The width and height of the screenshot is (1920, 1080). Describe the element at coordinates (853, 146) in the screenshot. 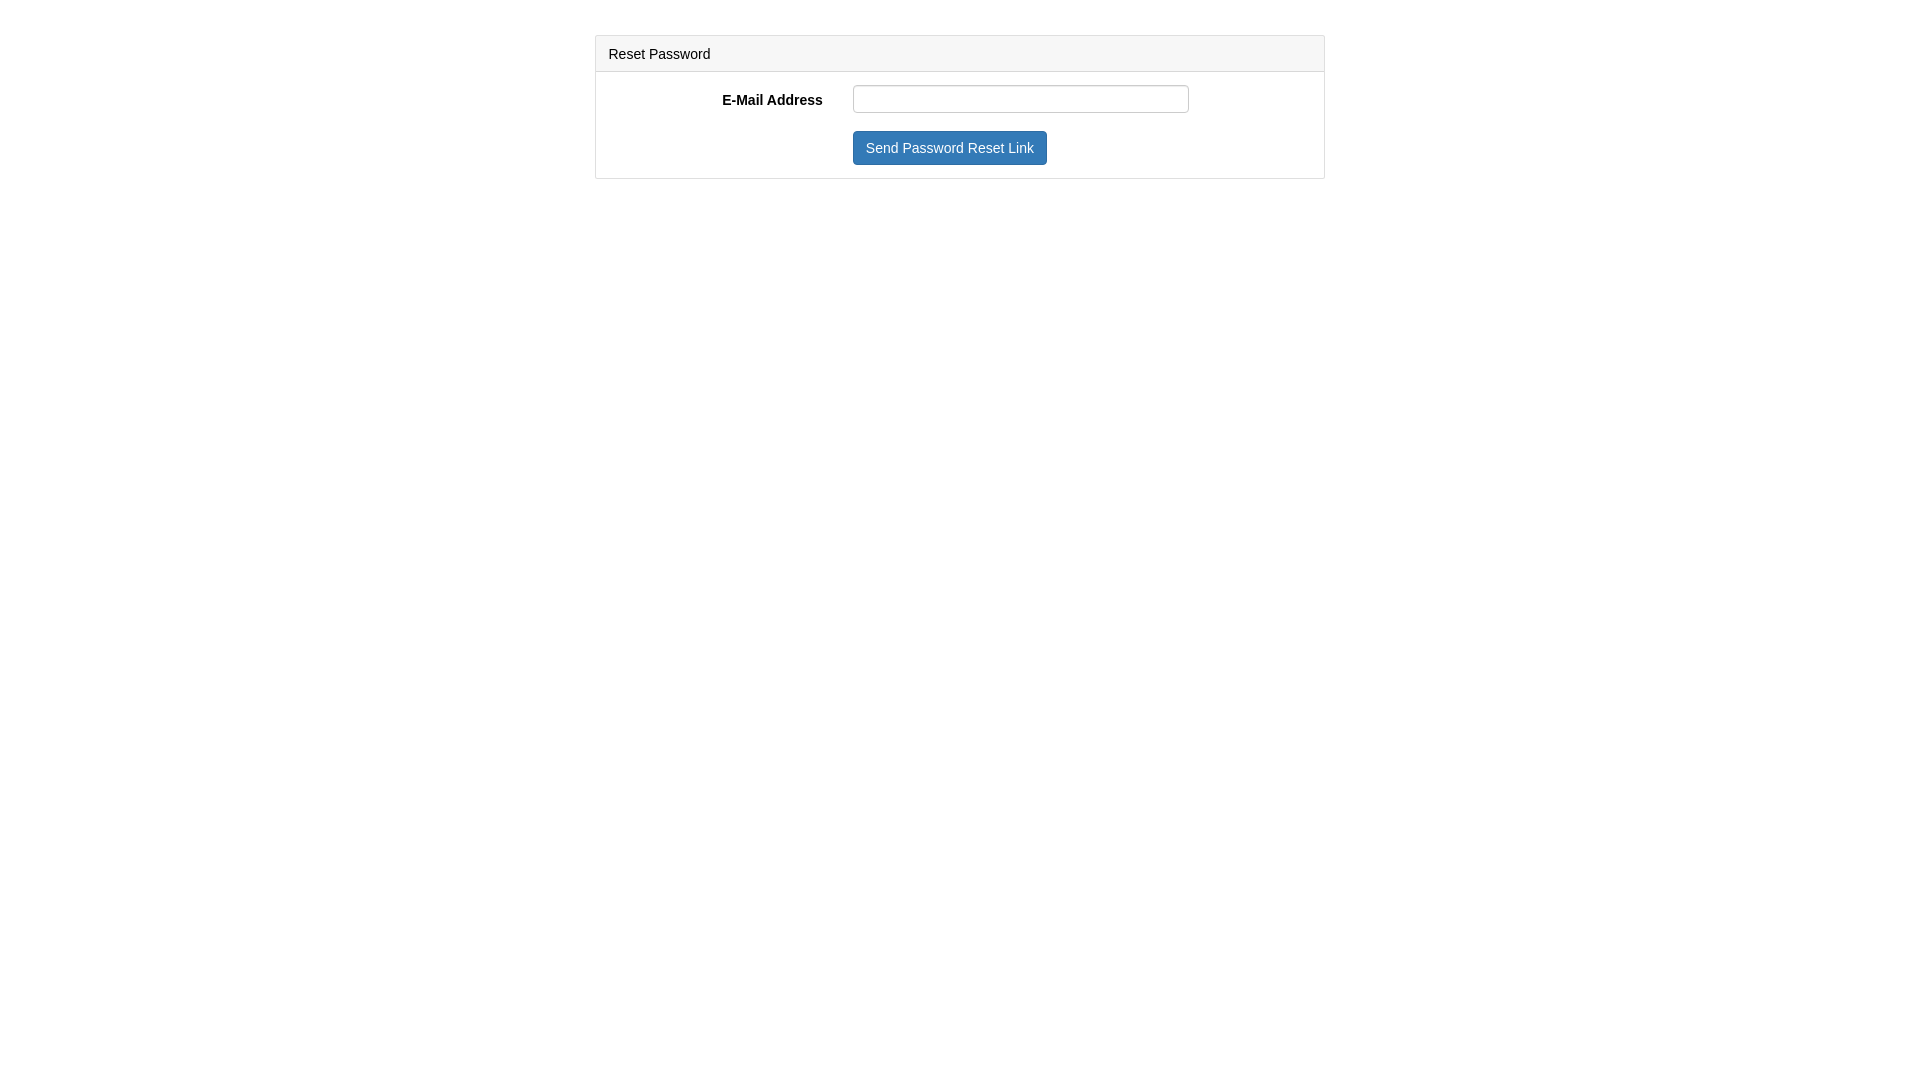

I see `'Send Password Reset Link'` at that location.